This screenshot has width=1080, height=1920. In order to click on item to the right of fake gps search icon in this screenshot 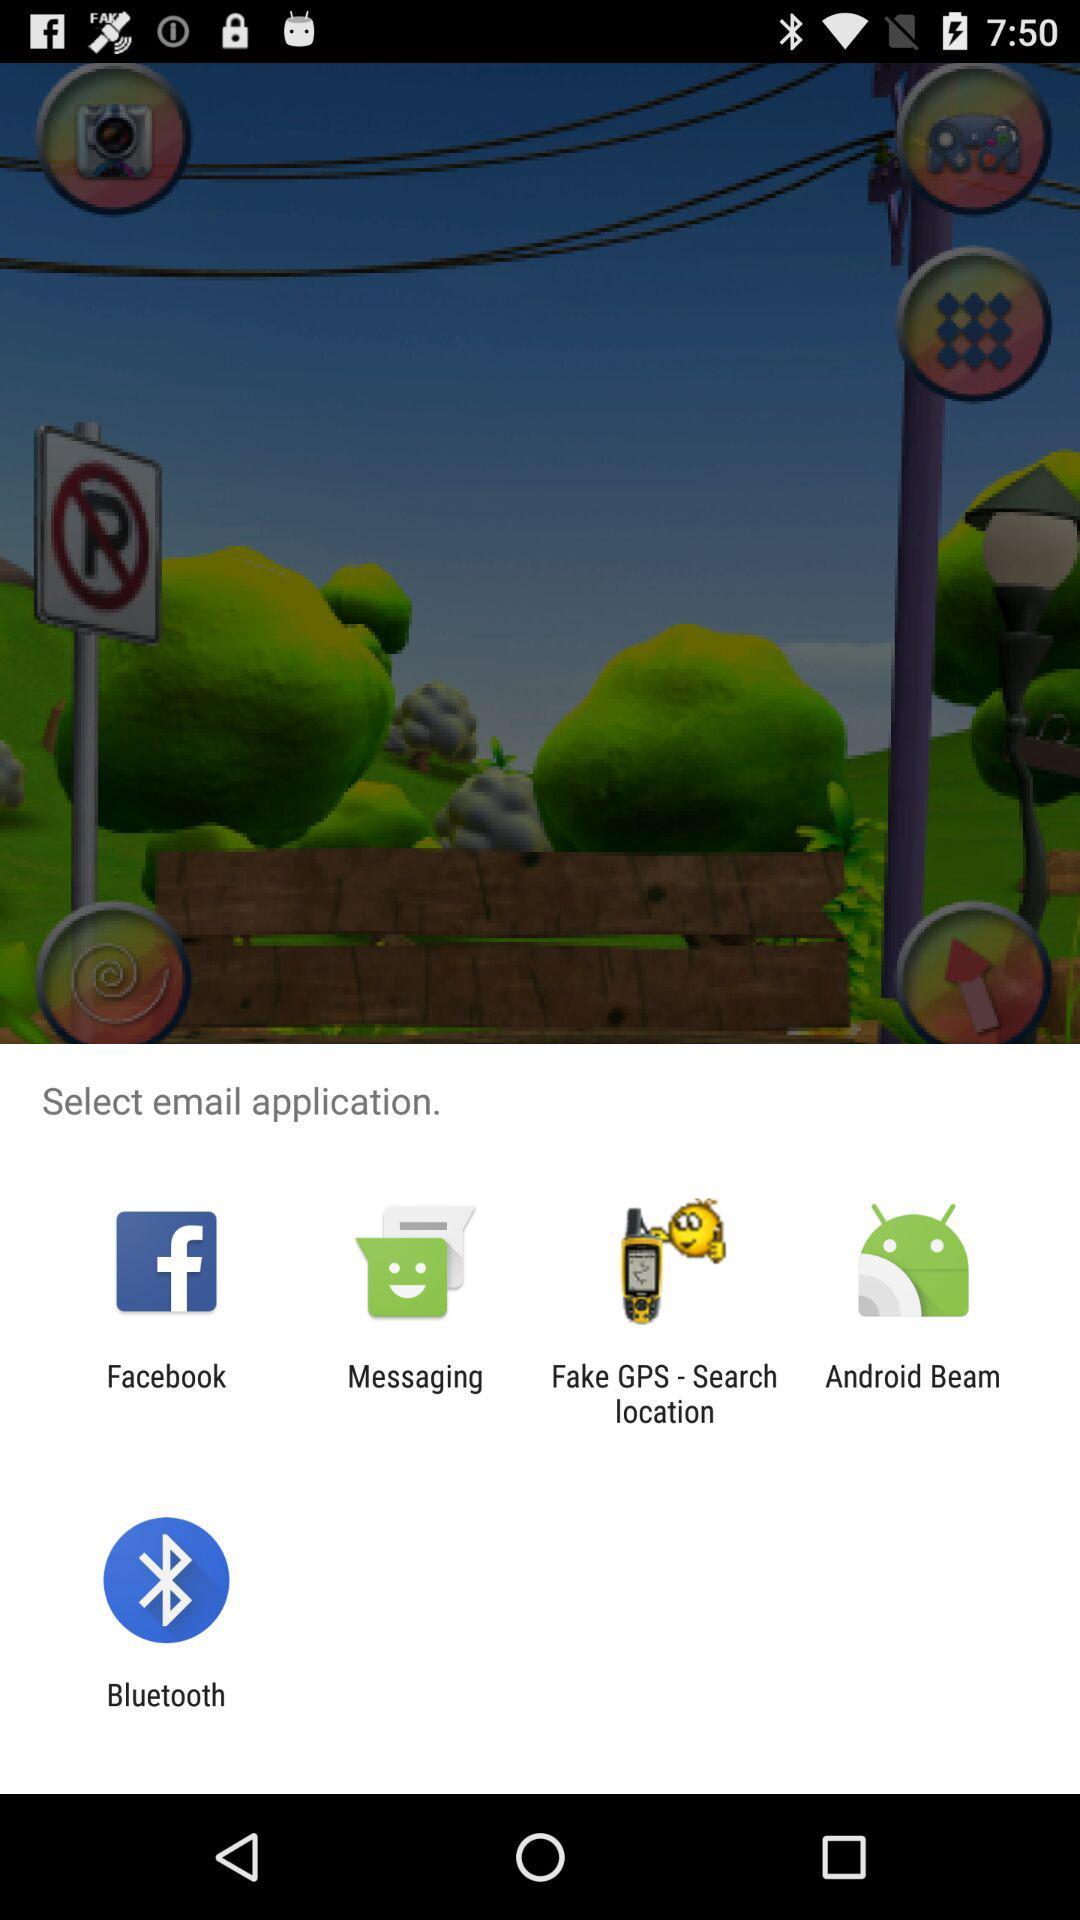, I will do `click(913, 1392)`.